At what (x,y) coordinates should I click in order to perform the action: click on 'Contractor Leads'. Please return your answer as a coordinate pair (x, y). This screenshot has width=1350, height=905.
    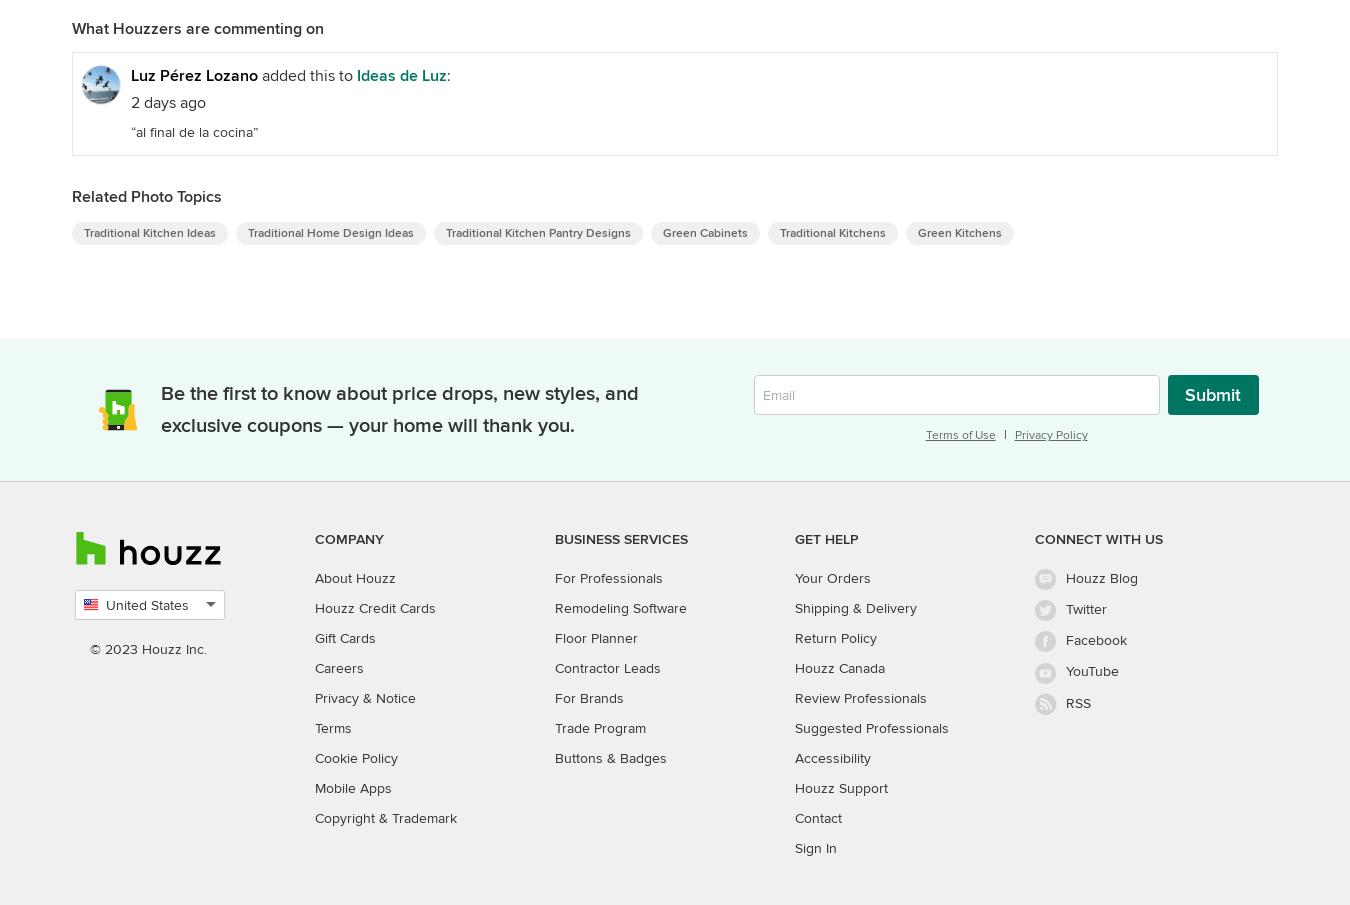
    Looking at the image, I should click on (608, 668).